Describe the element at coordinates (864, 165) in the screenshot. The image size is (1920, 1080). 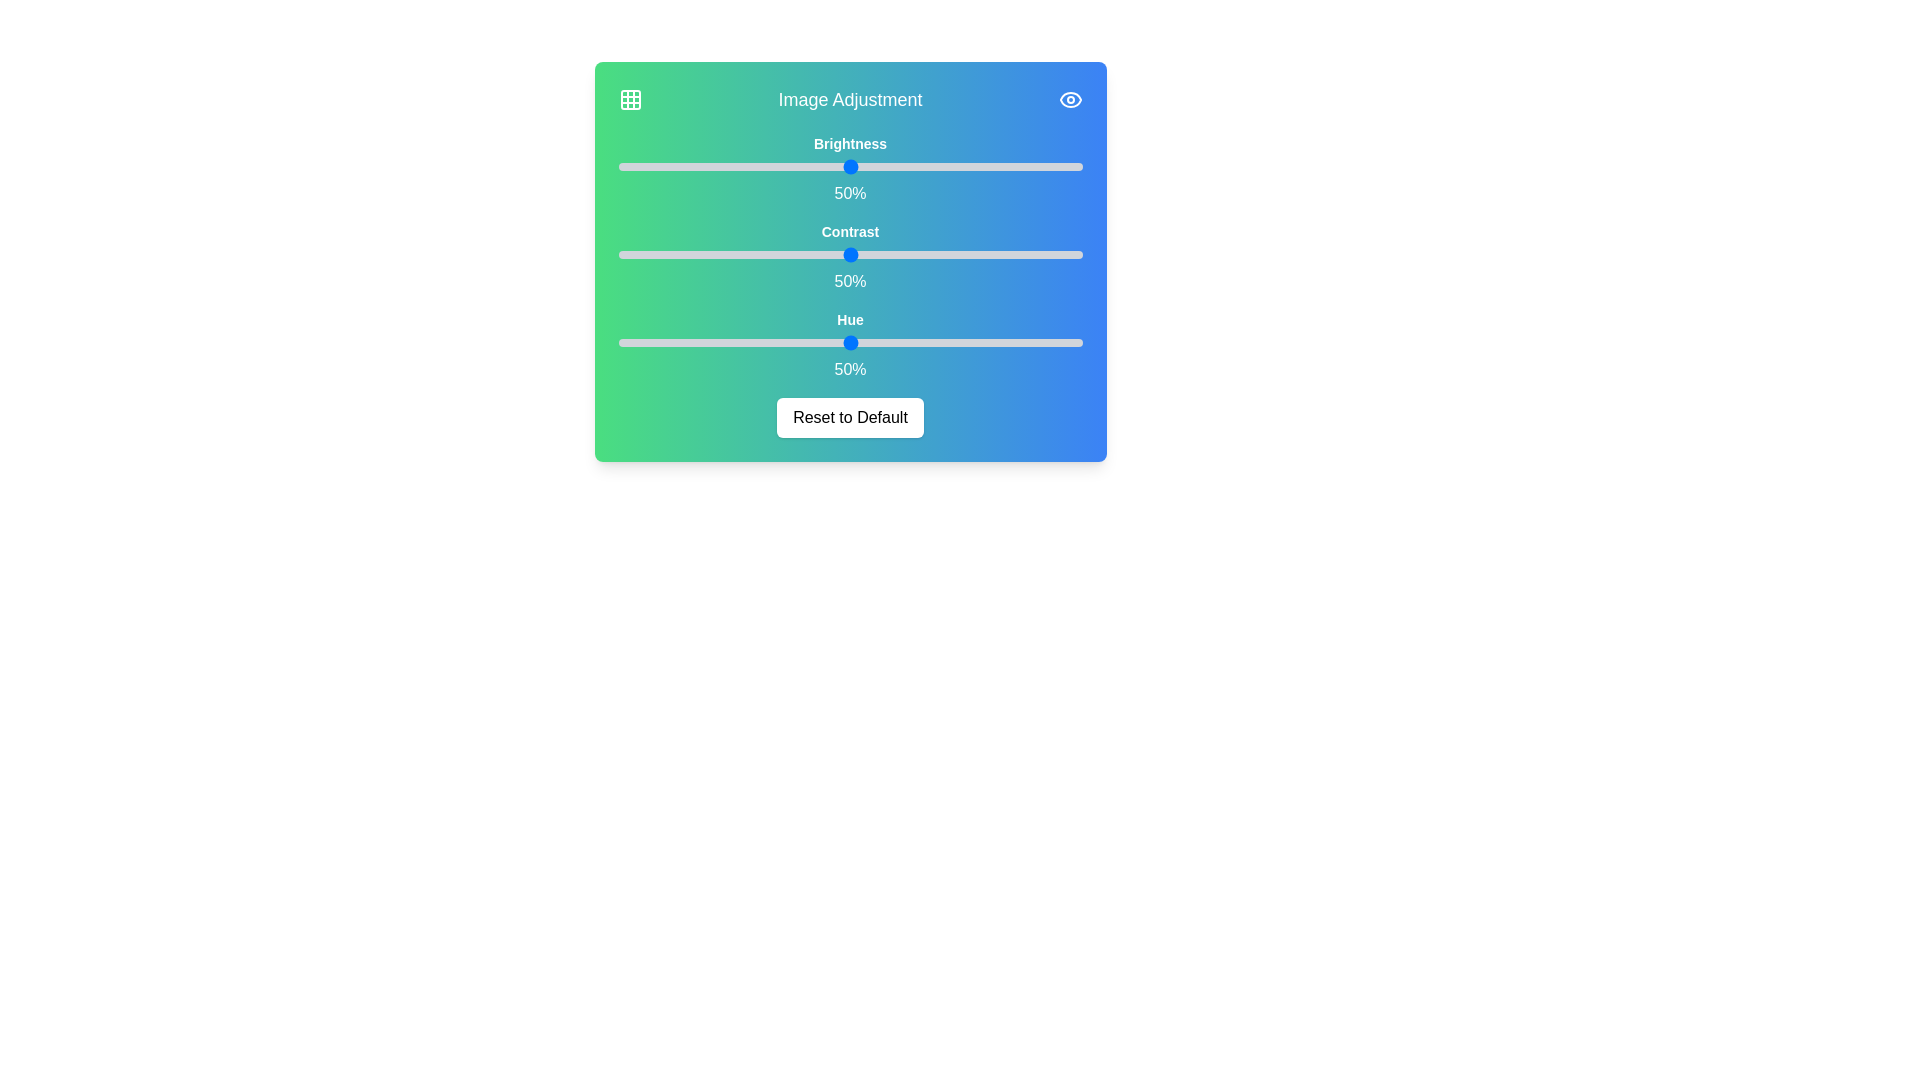
I see `the 0 slider to 3%` at that location.